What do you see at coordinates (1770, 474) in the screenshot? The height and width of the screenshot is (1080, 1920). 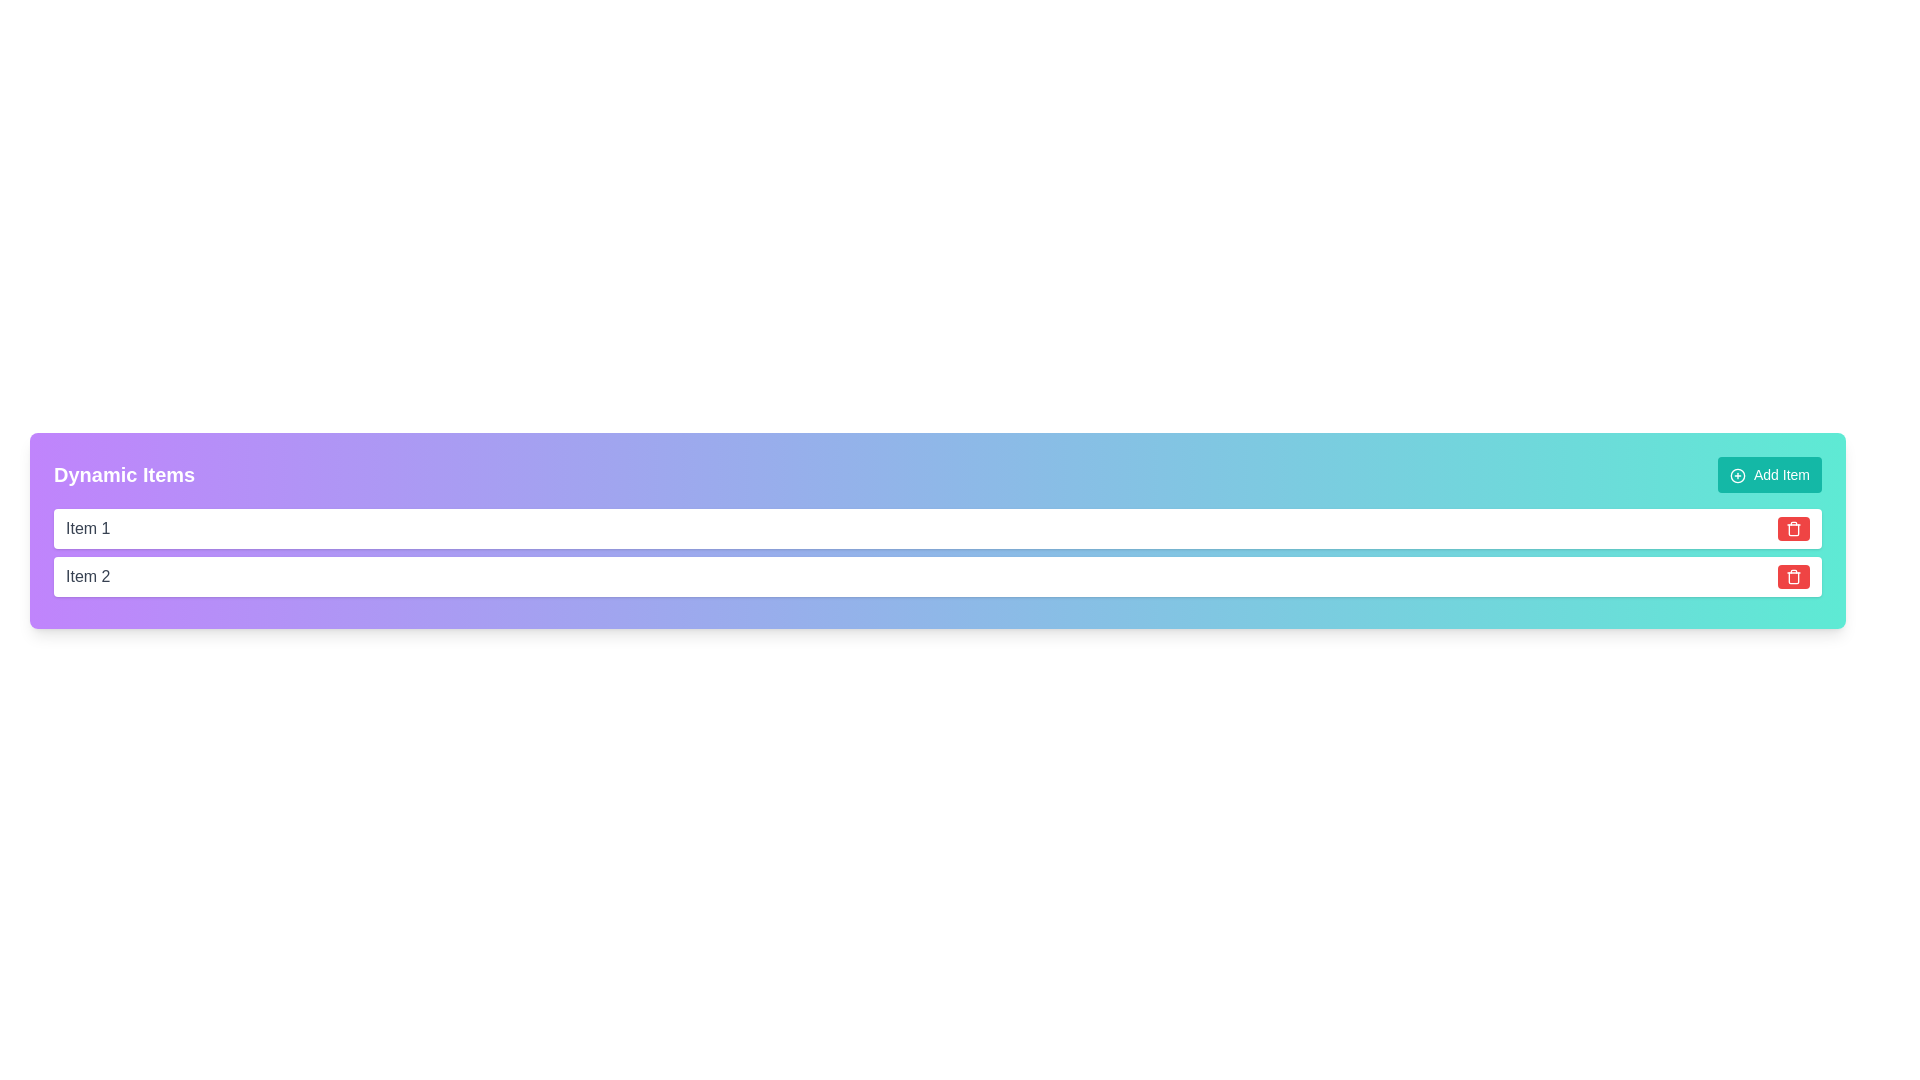 I see `the green 'Add Item' button with white text and a plus sign icon to initiate the 'Add Item' action` at bounding box center [1770, 474].